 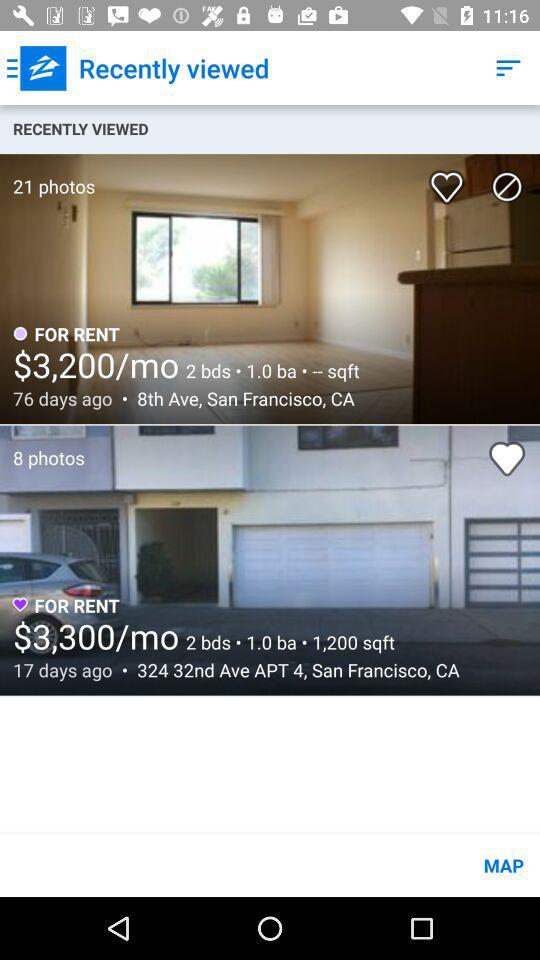 What do you see at coordinates (19, 604) in the screenshot?
I see `the icon heart which is purple in colour` at bounding box center [19, 604].